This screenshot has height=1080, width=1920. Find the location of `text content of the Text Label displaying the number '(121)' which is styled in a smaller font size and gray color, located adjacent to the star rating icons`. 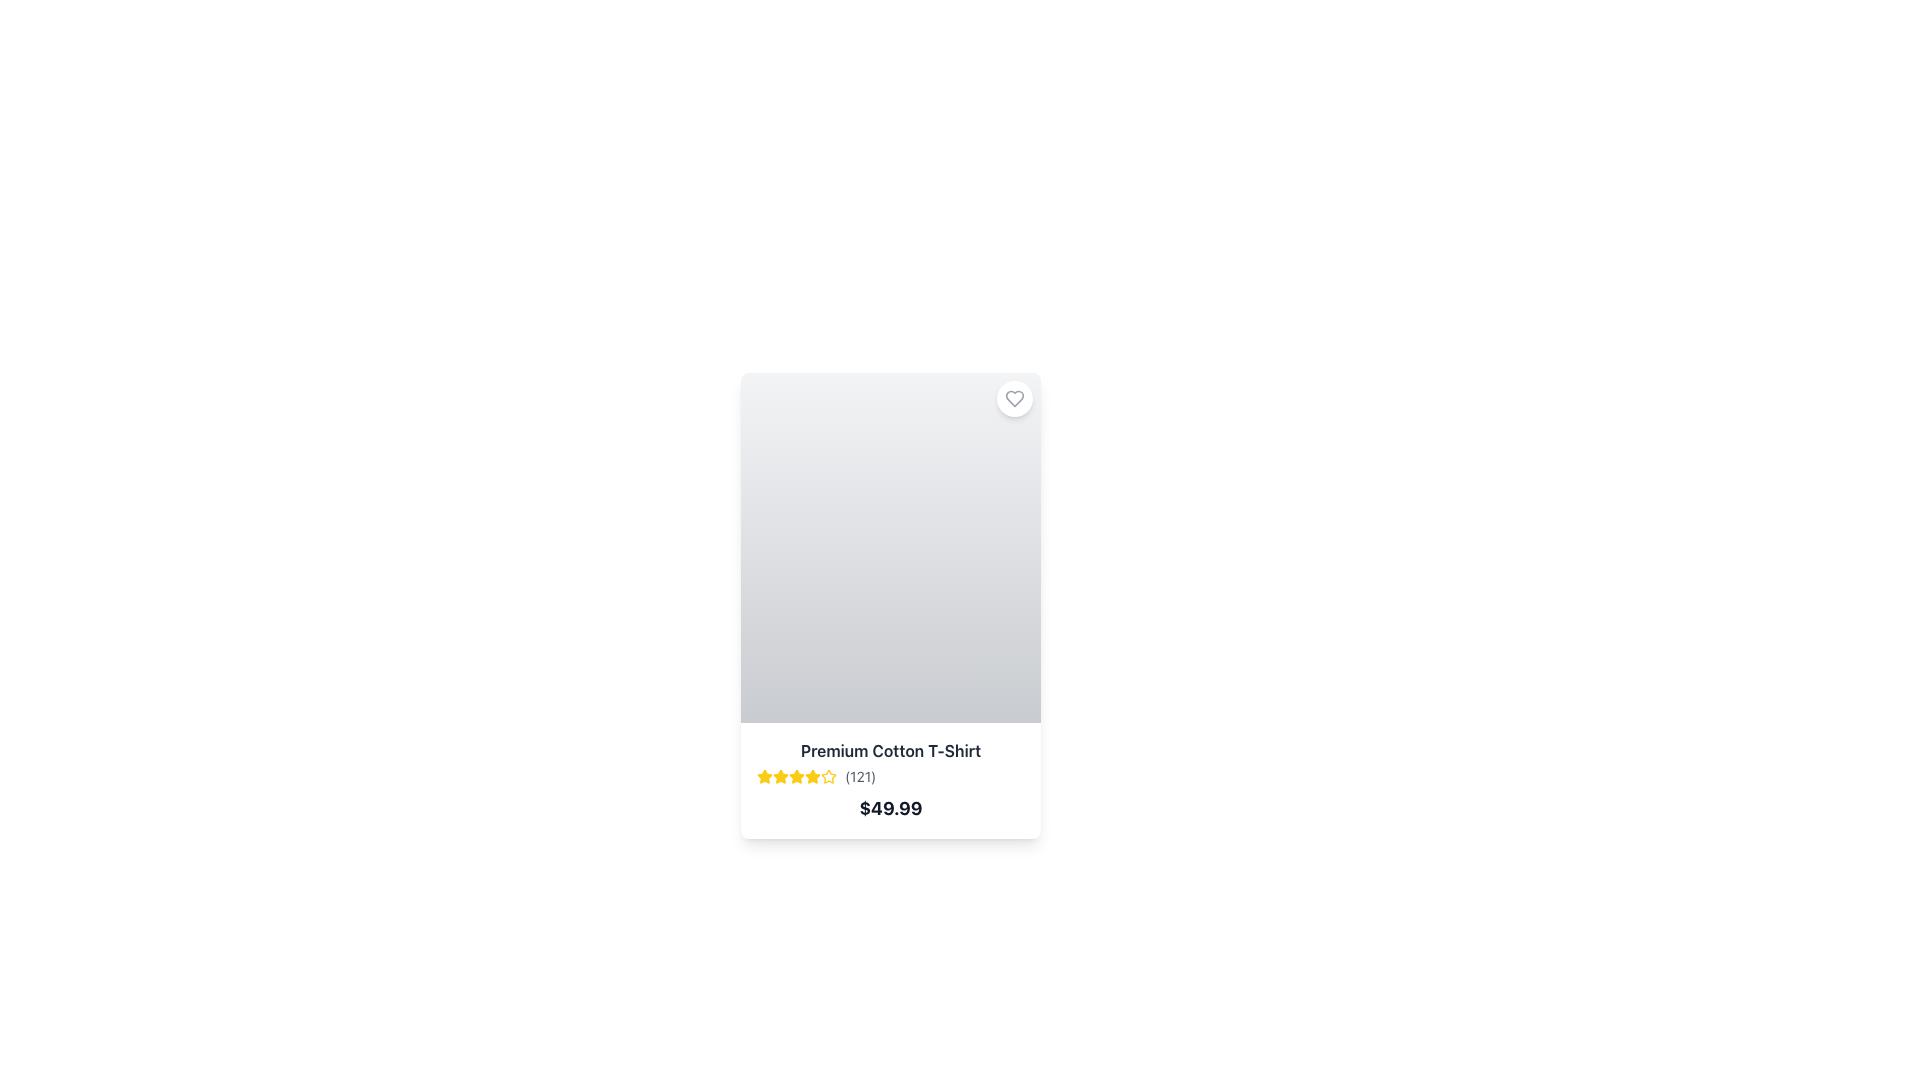

text content of the Text Label displaying the number '(121)' which is styled in a smaller font size and gray color, located adjacent to the star rating icons is located at coordinates (860, 775).